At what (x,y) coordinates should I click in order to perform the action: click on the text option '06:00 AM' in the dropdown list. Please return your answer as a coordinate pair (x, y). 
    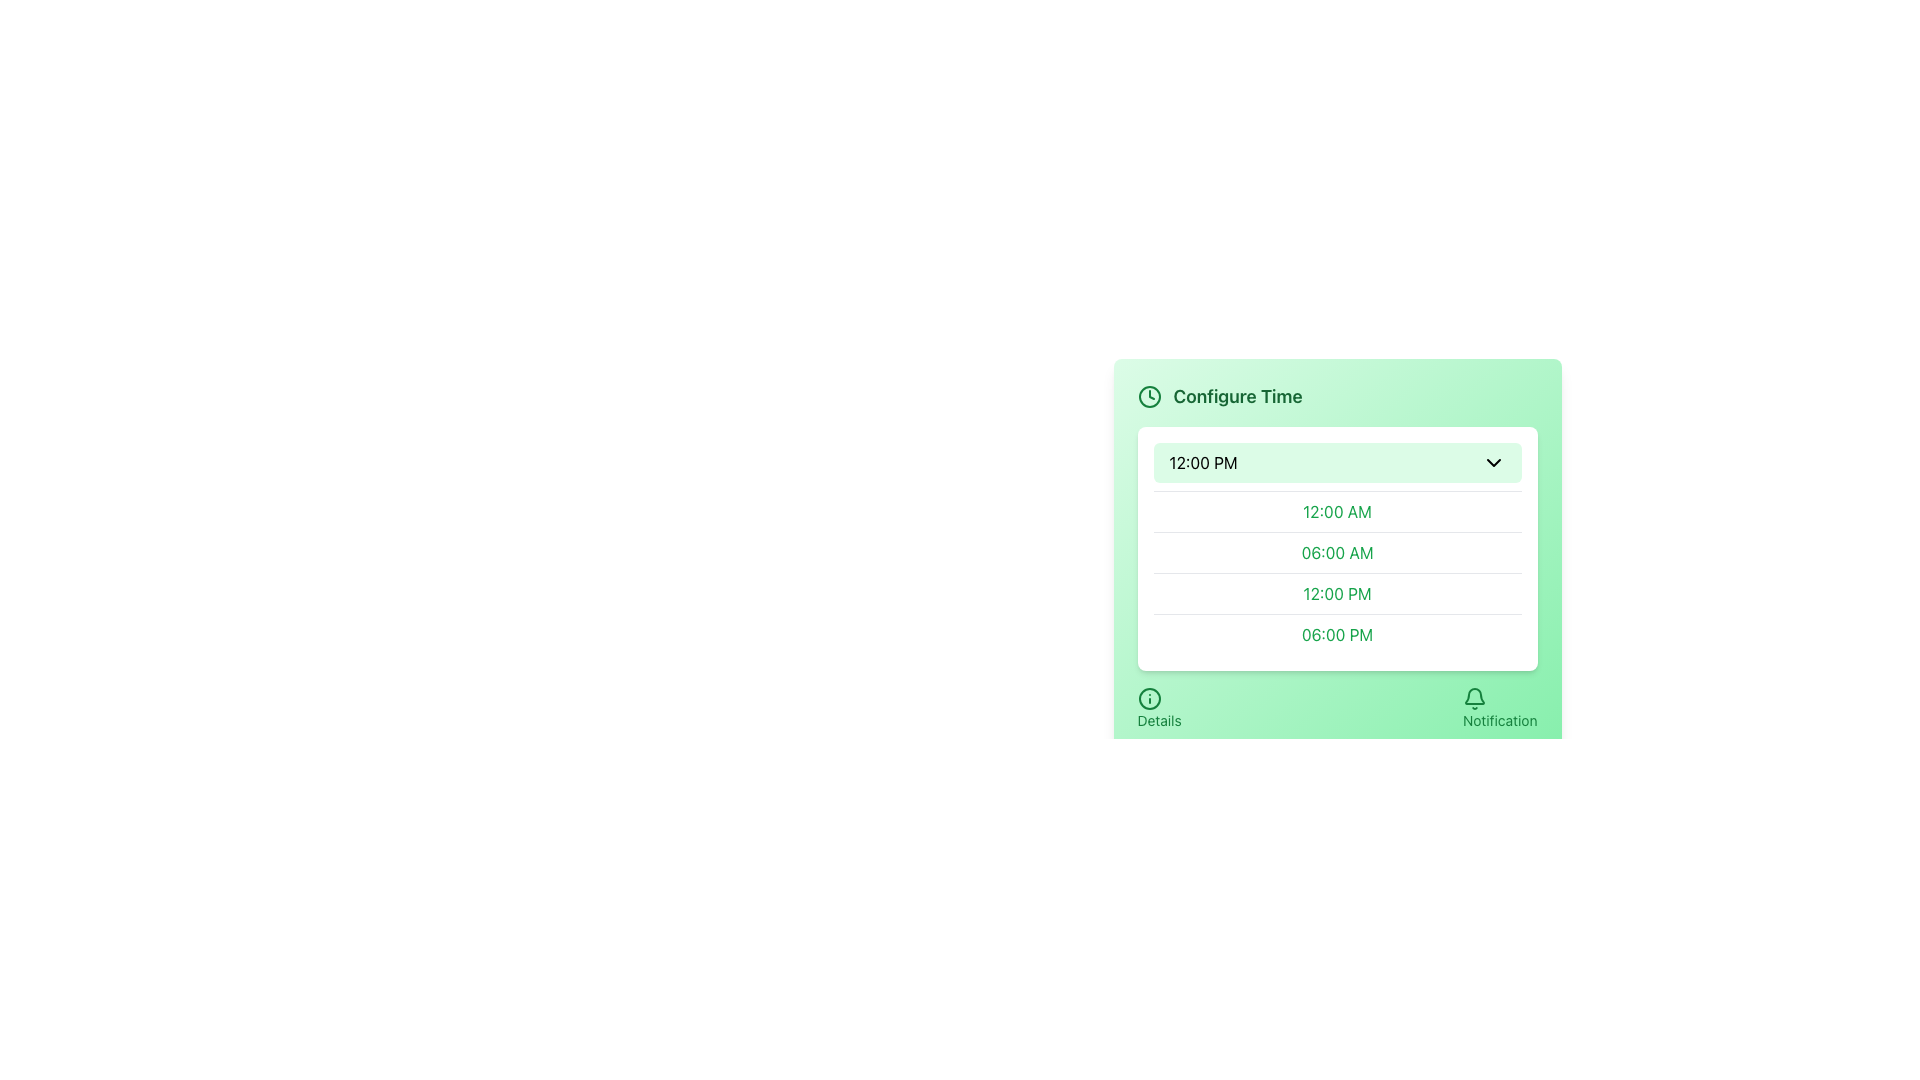
    Looking at the image, I should click on (1337, 552).